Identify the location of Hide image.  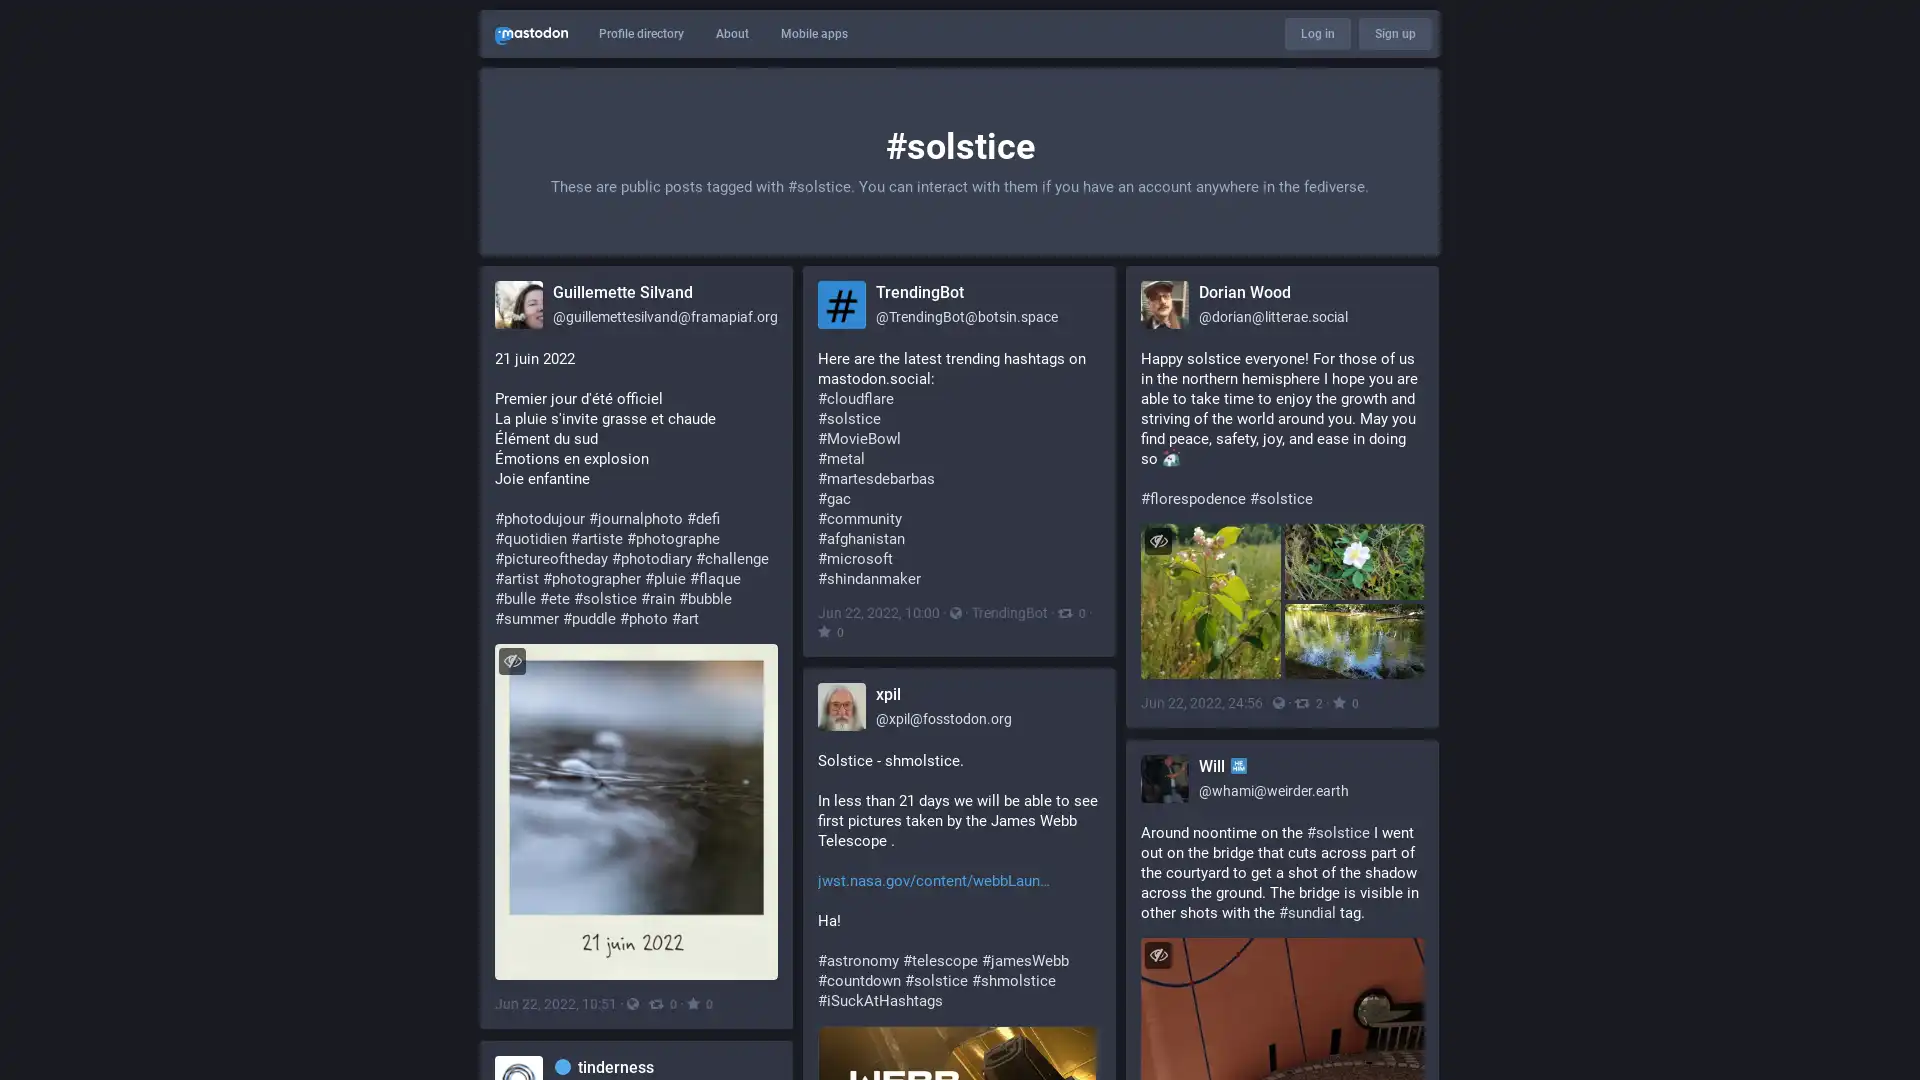
(1158, 953).